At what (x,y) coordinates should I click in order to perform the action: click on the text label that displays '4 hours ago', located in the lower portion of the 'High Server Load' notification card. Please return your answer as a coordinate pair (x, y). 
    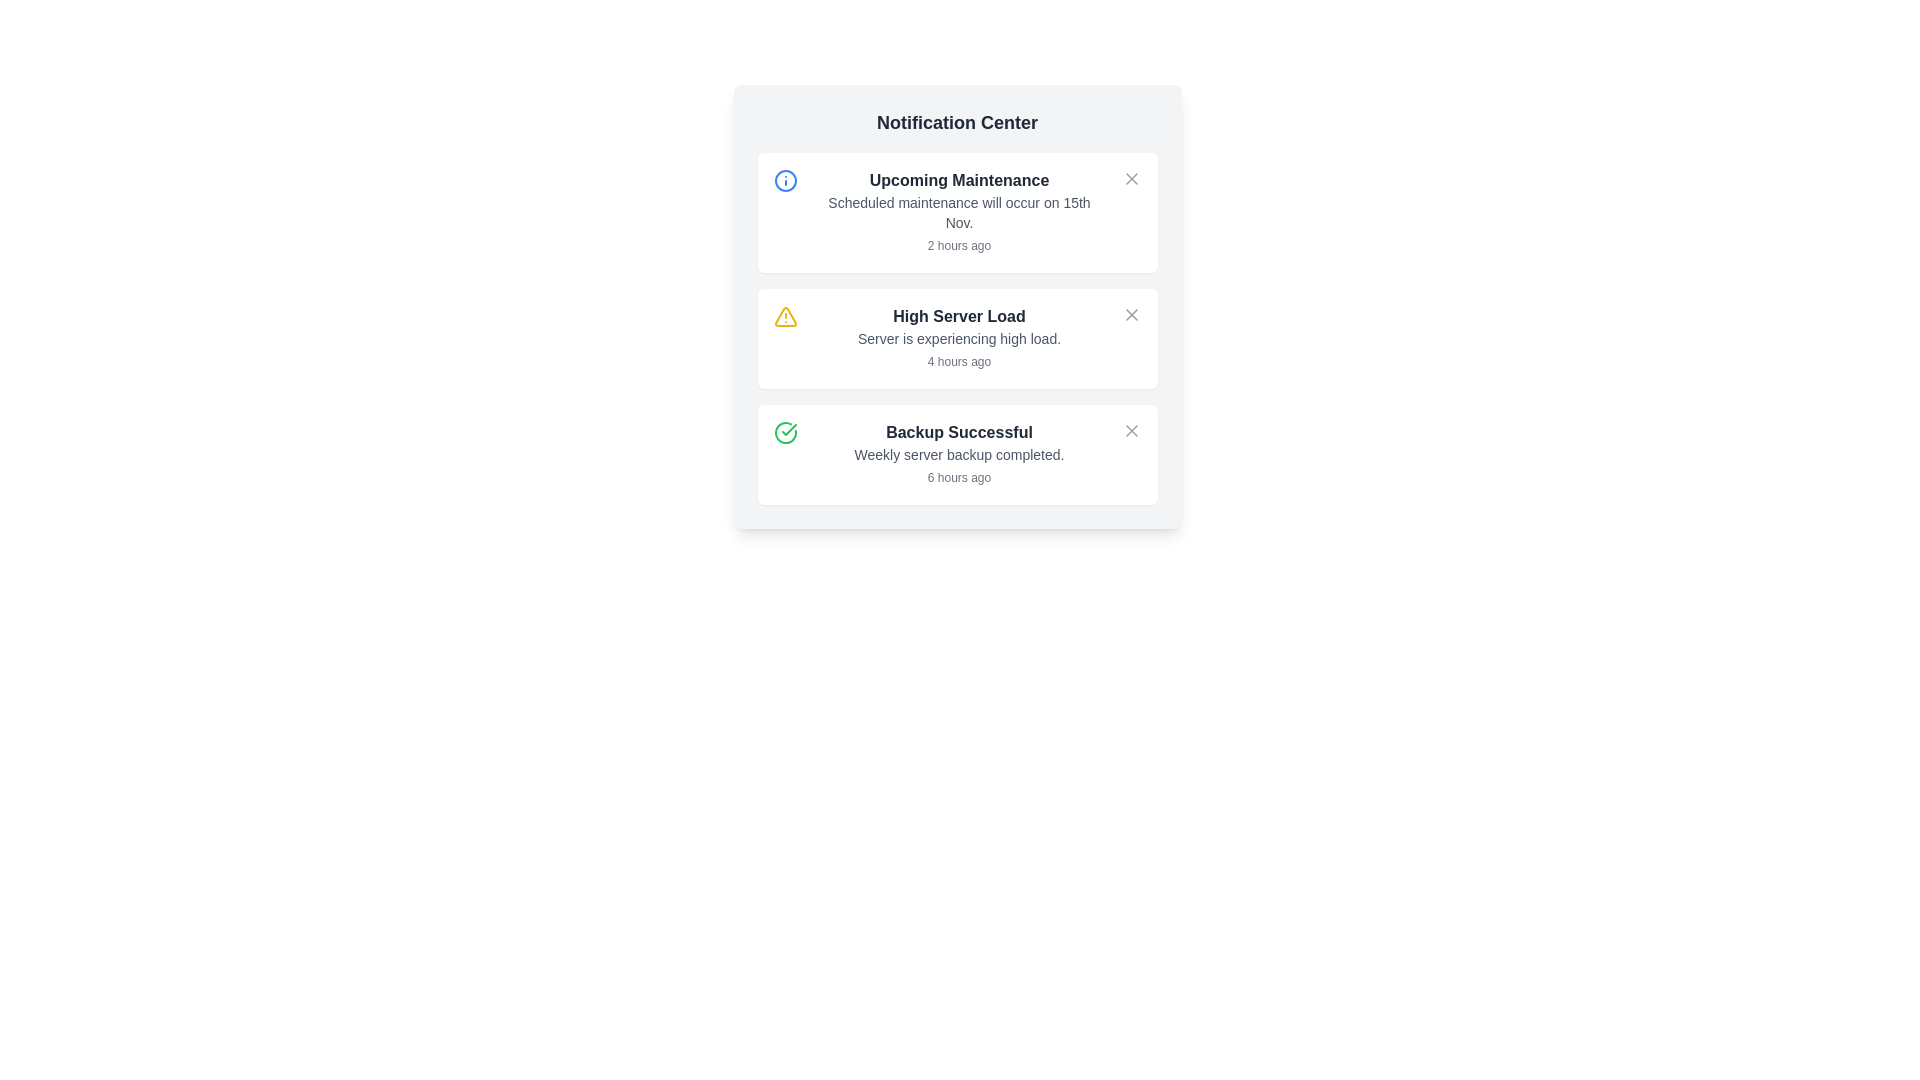
    Looking at the image, I should click on (958, 362).